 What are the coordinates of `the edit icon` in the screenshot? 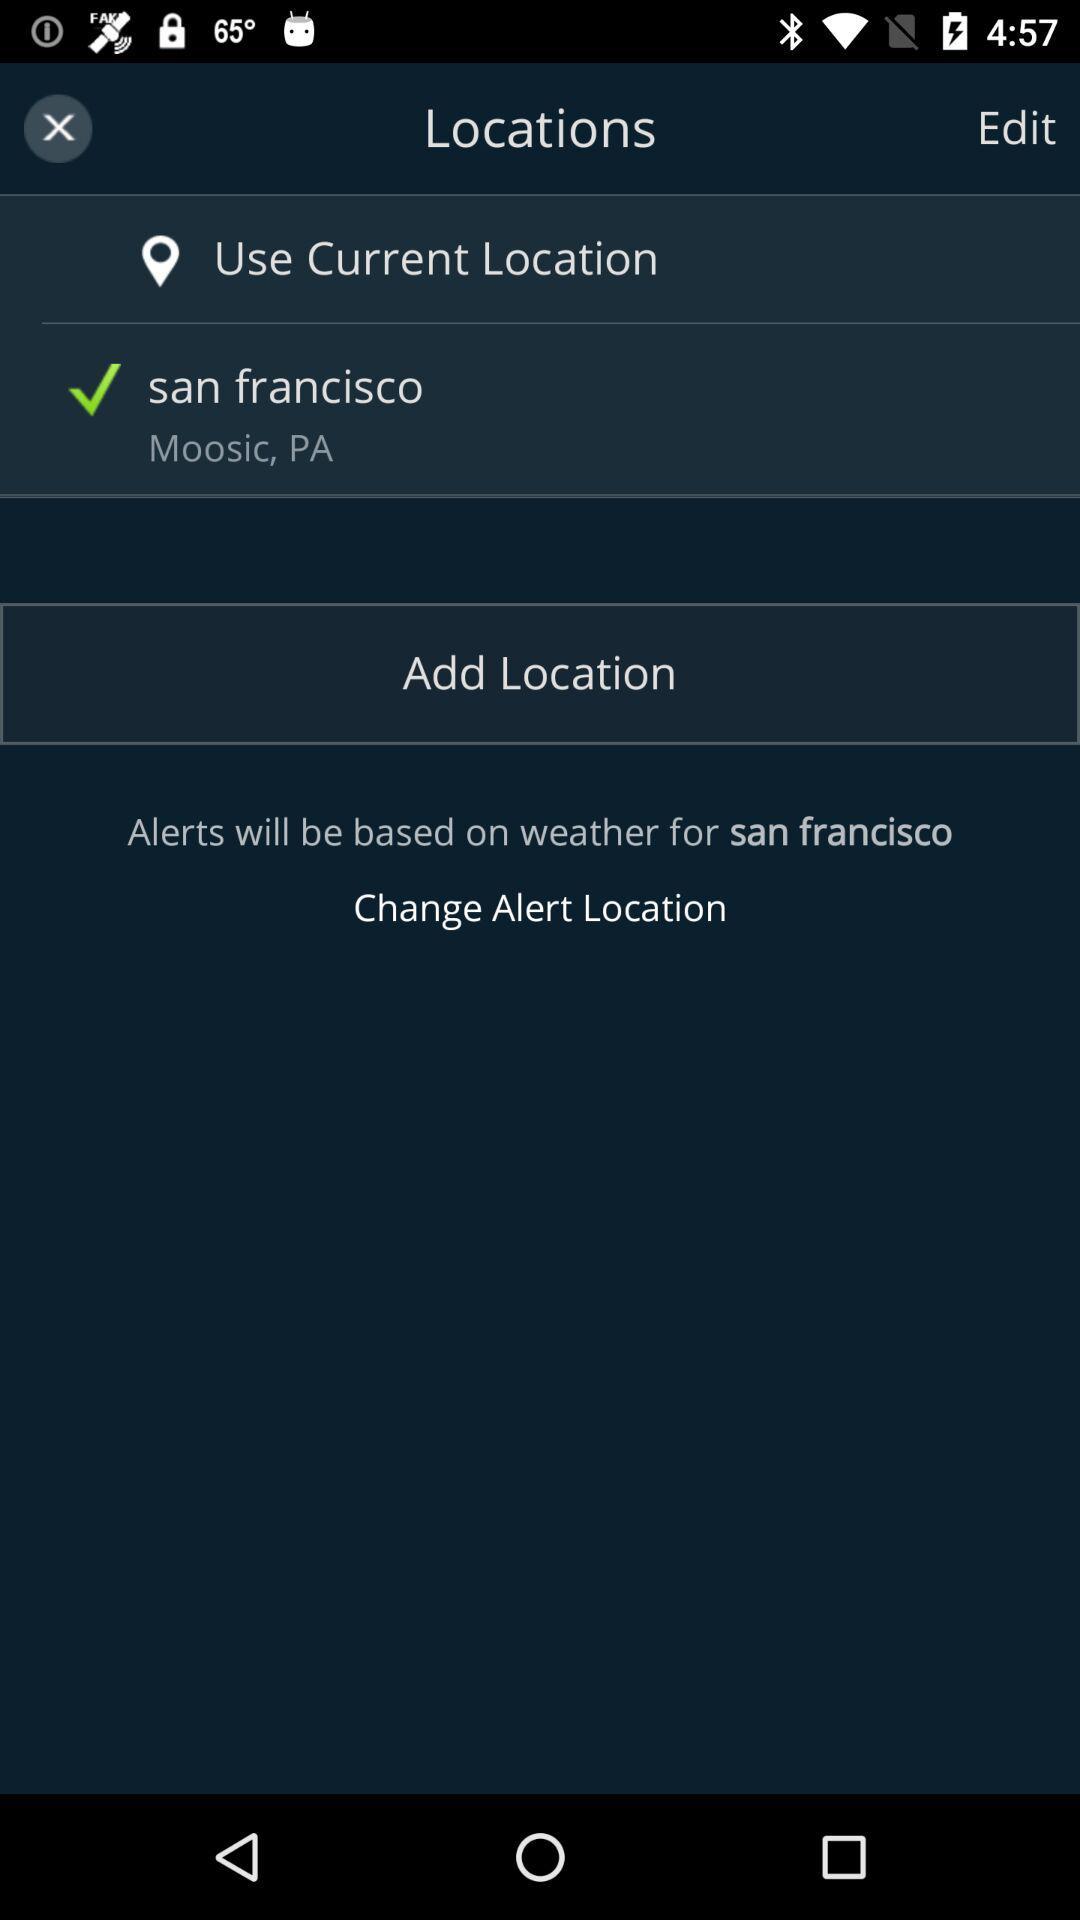 It's located at (1016, 127).